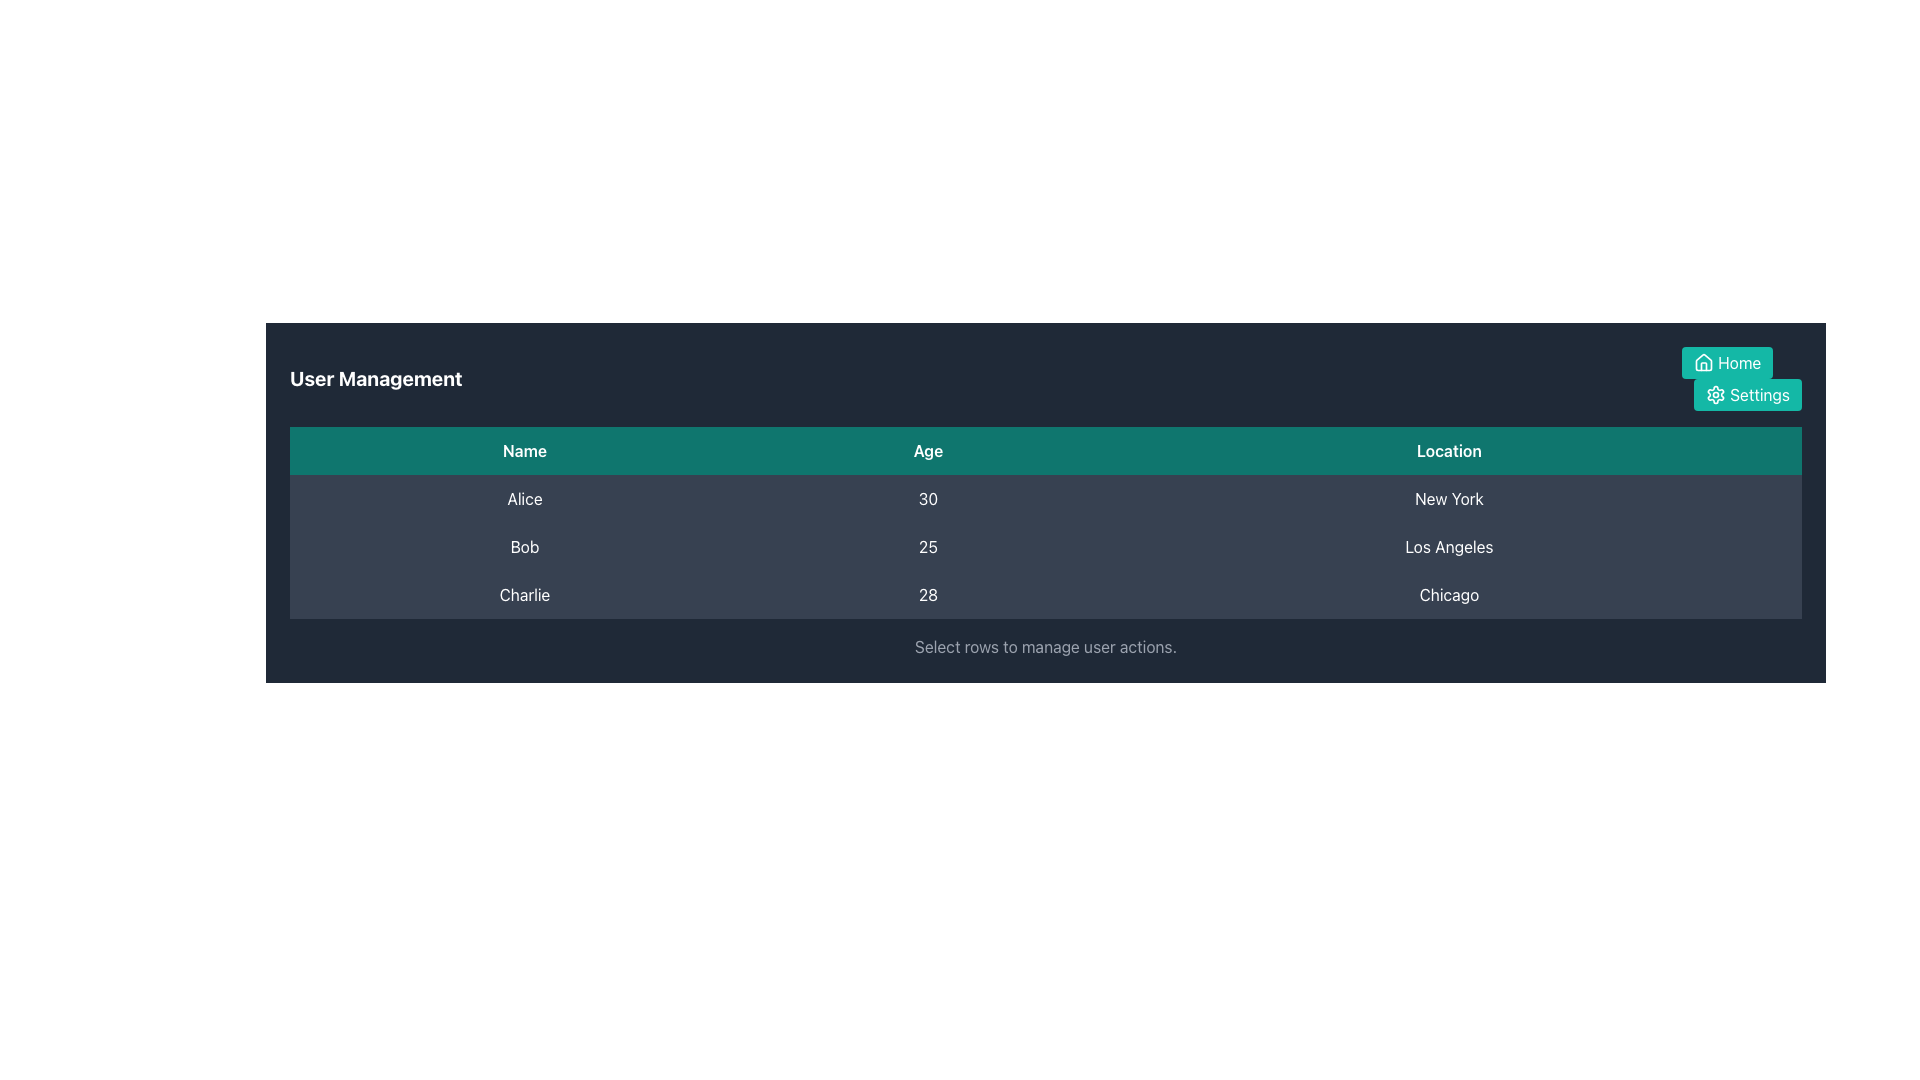 This screenshot has height=1080, width=1920. What do you see at coordinates (524, 451) in the screenshot?
I see `the 'Name' column header cell to sort the data in the corresponding column` at bounding box center [524, 451].